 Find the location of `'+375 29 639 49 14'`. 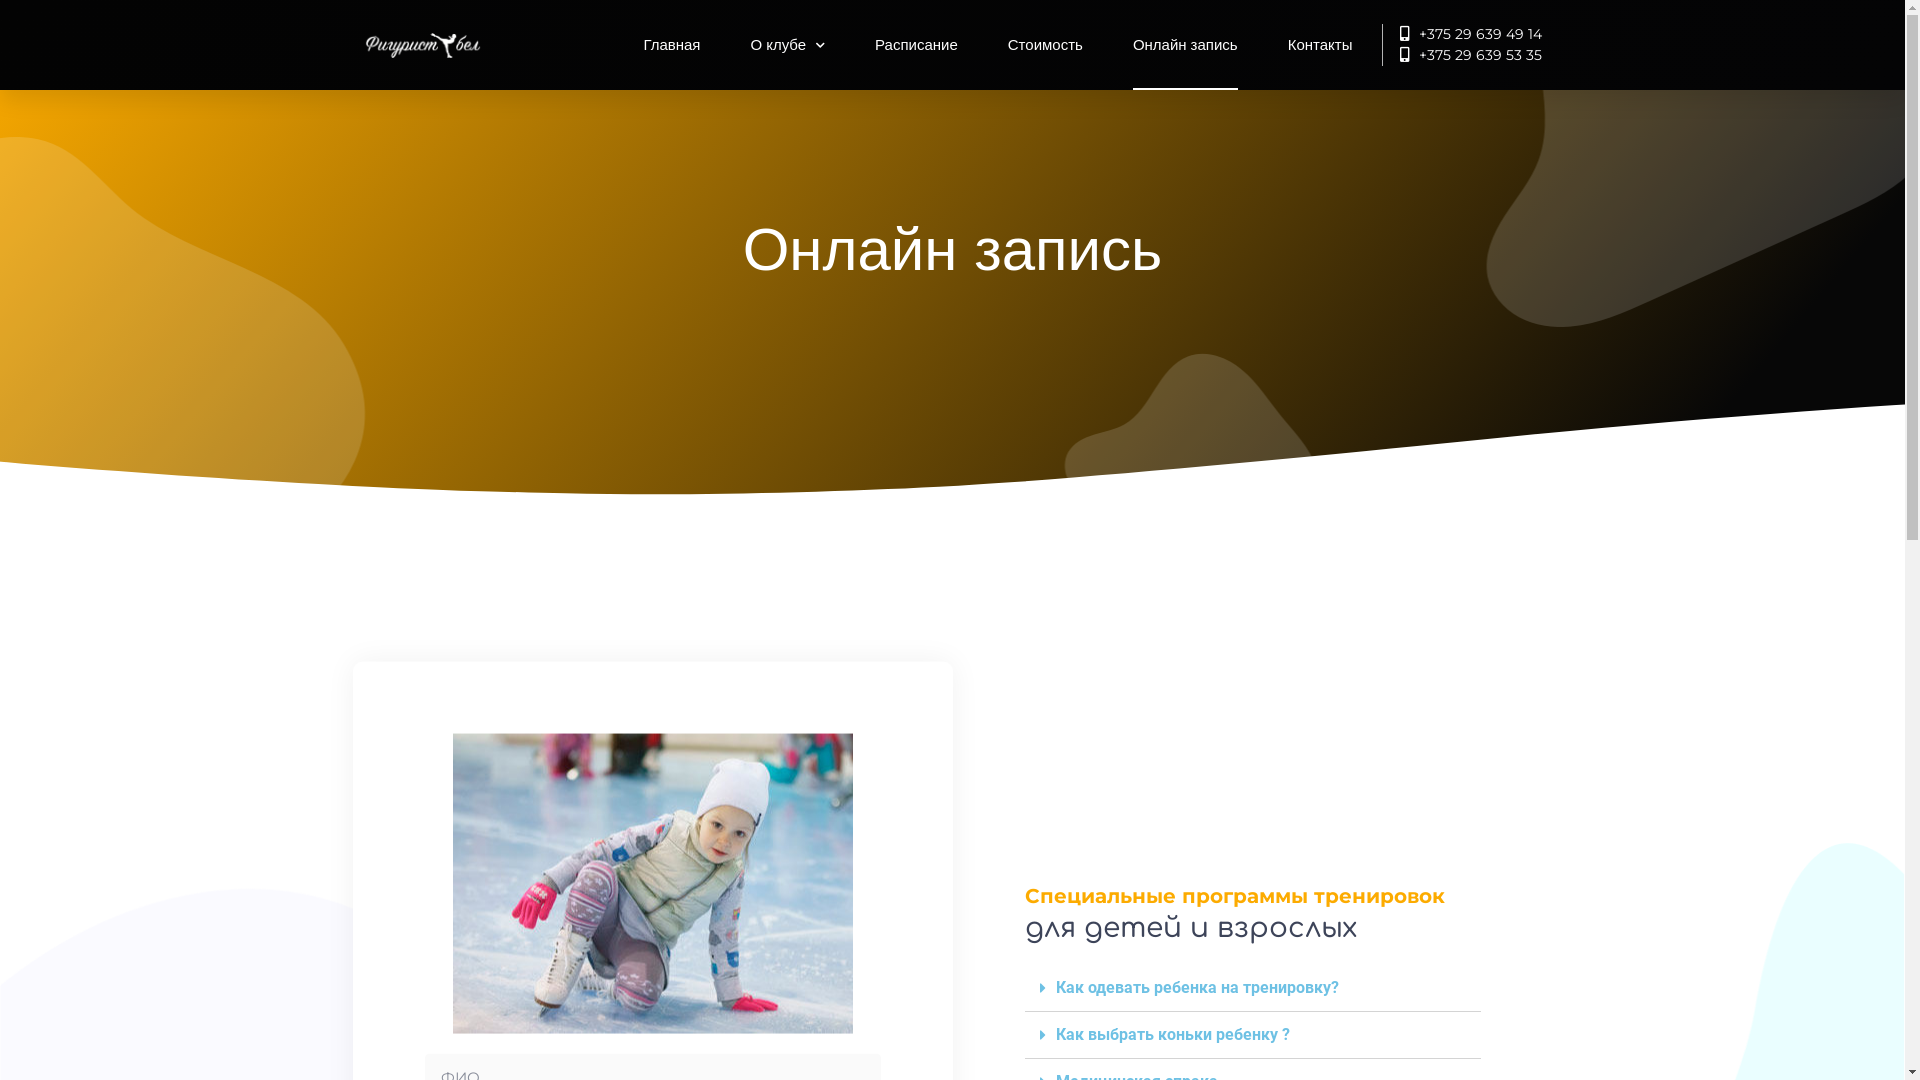

'+375 29 639 49 14' is located at coordinates (1462, 34).